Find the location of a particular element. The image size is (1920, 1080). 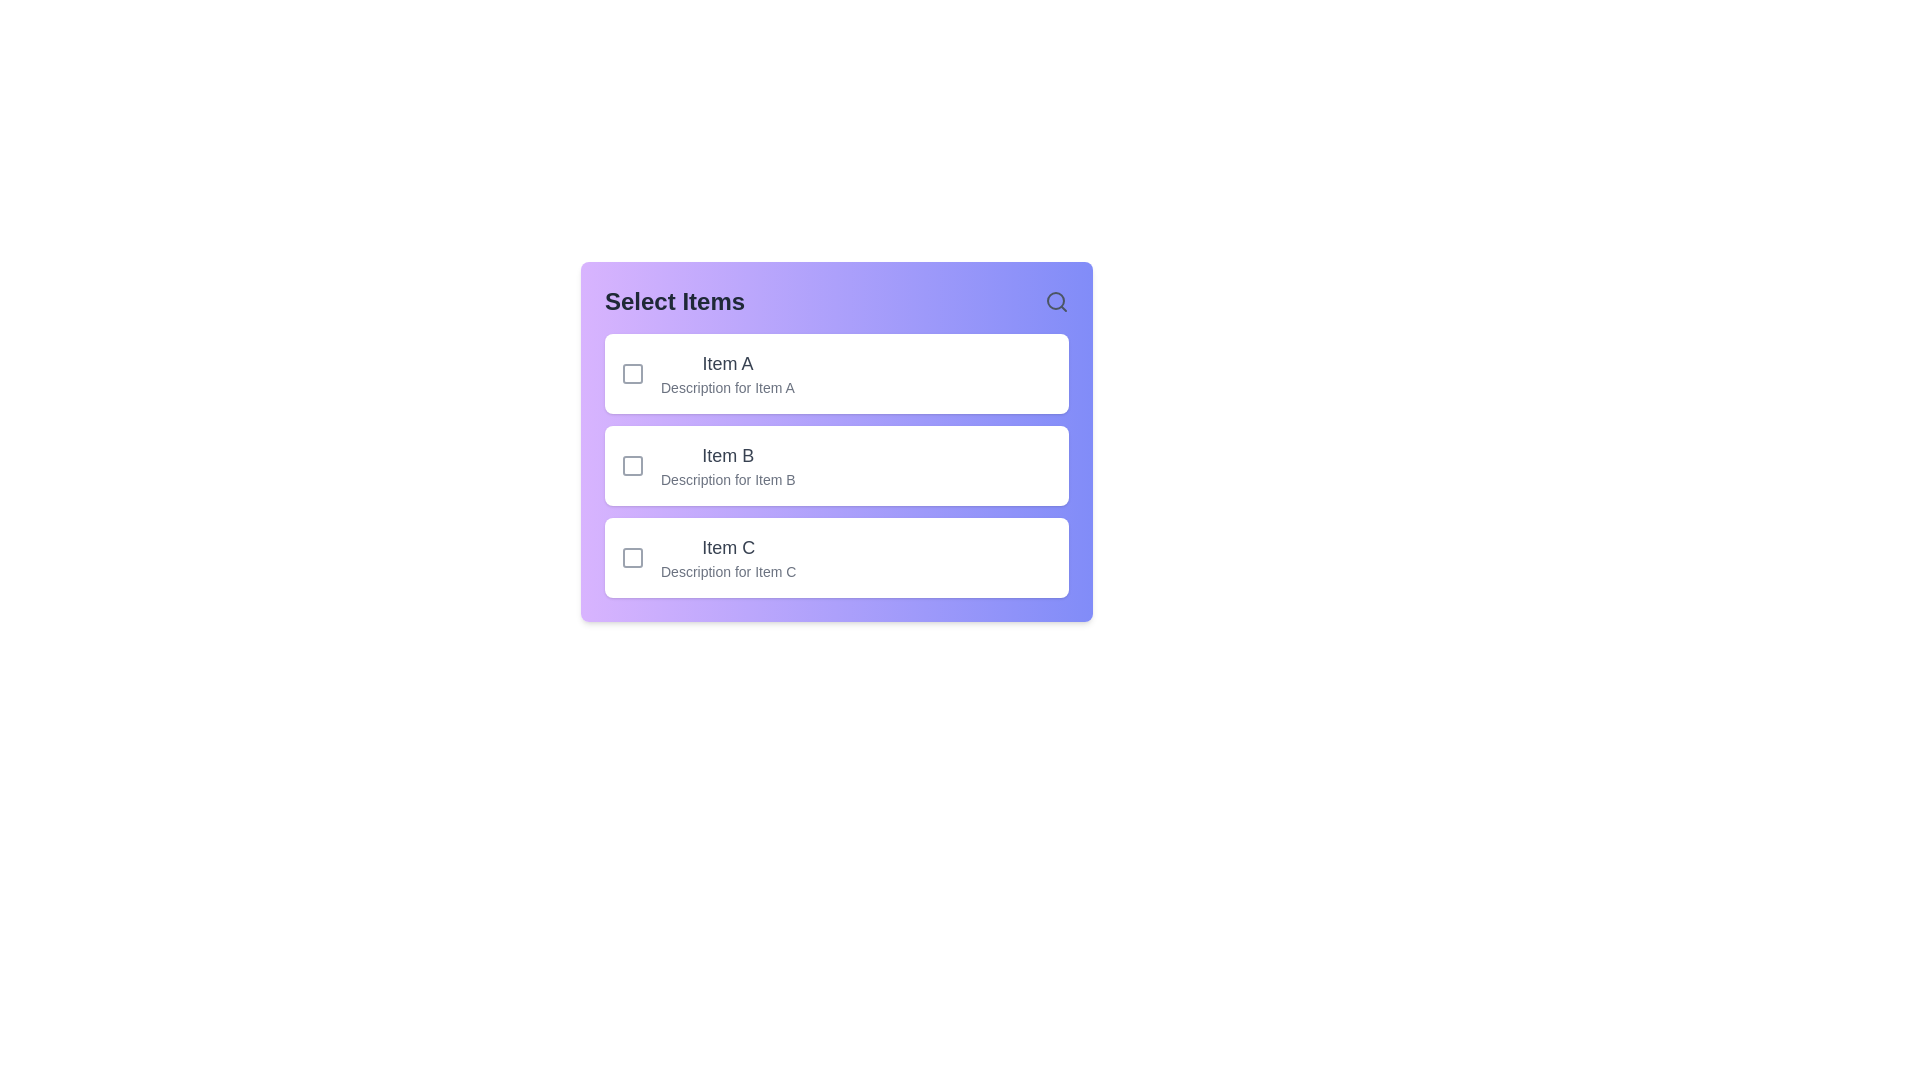

the checkbox for Item C is located at coordinates (632, 558).